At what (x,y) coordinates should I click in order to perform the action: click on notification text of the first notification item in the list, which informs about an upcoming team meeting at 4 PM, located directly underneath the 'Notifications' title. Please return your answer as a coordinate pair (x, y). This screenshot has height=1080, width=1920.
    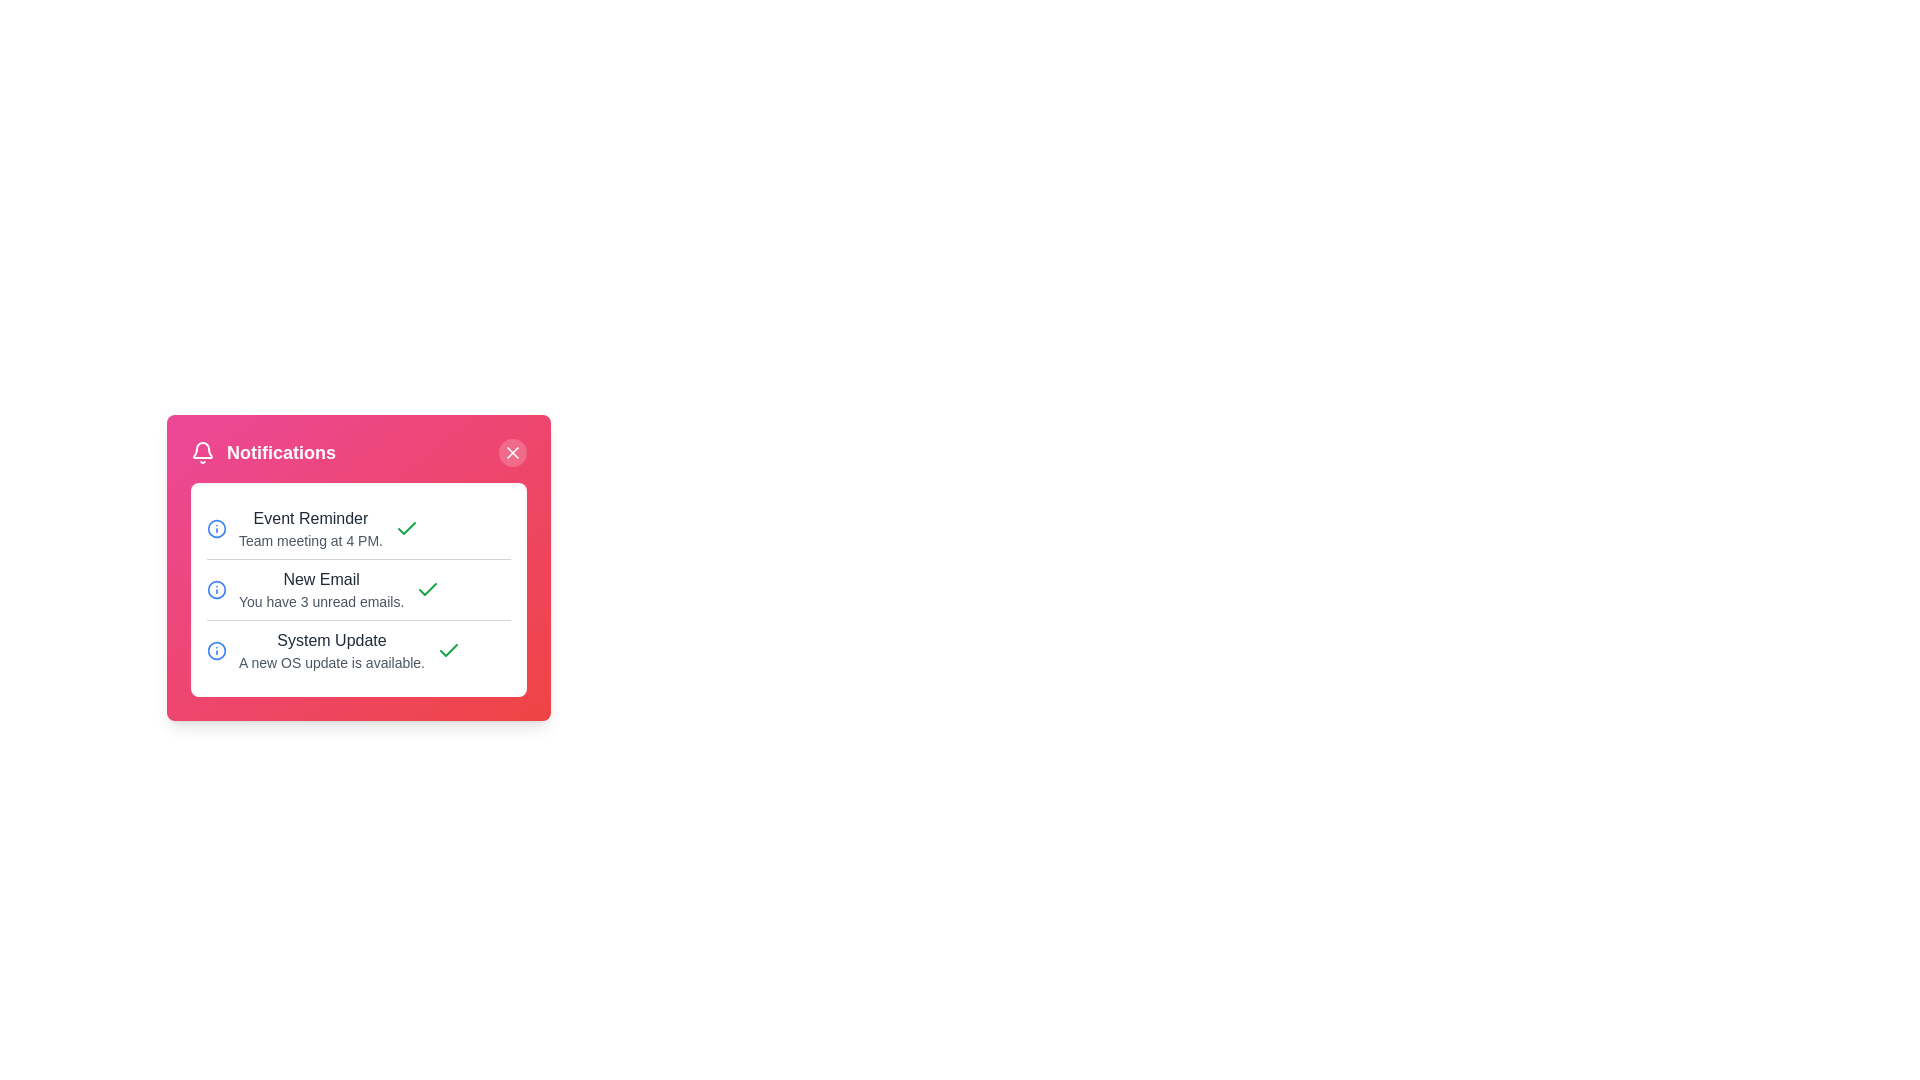
    Looking at the image, I should click on (359, 527).